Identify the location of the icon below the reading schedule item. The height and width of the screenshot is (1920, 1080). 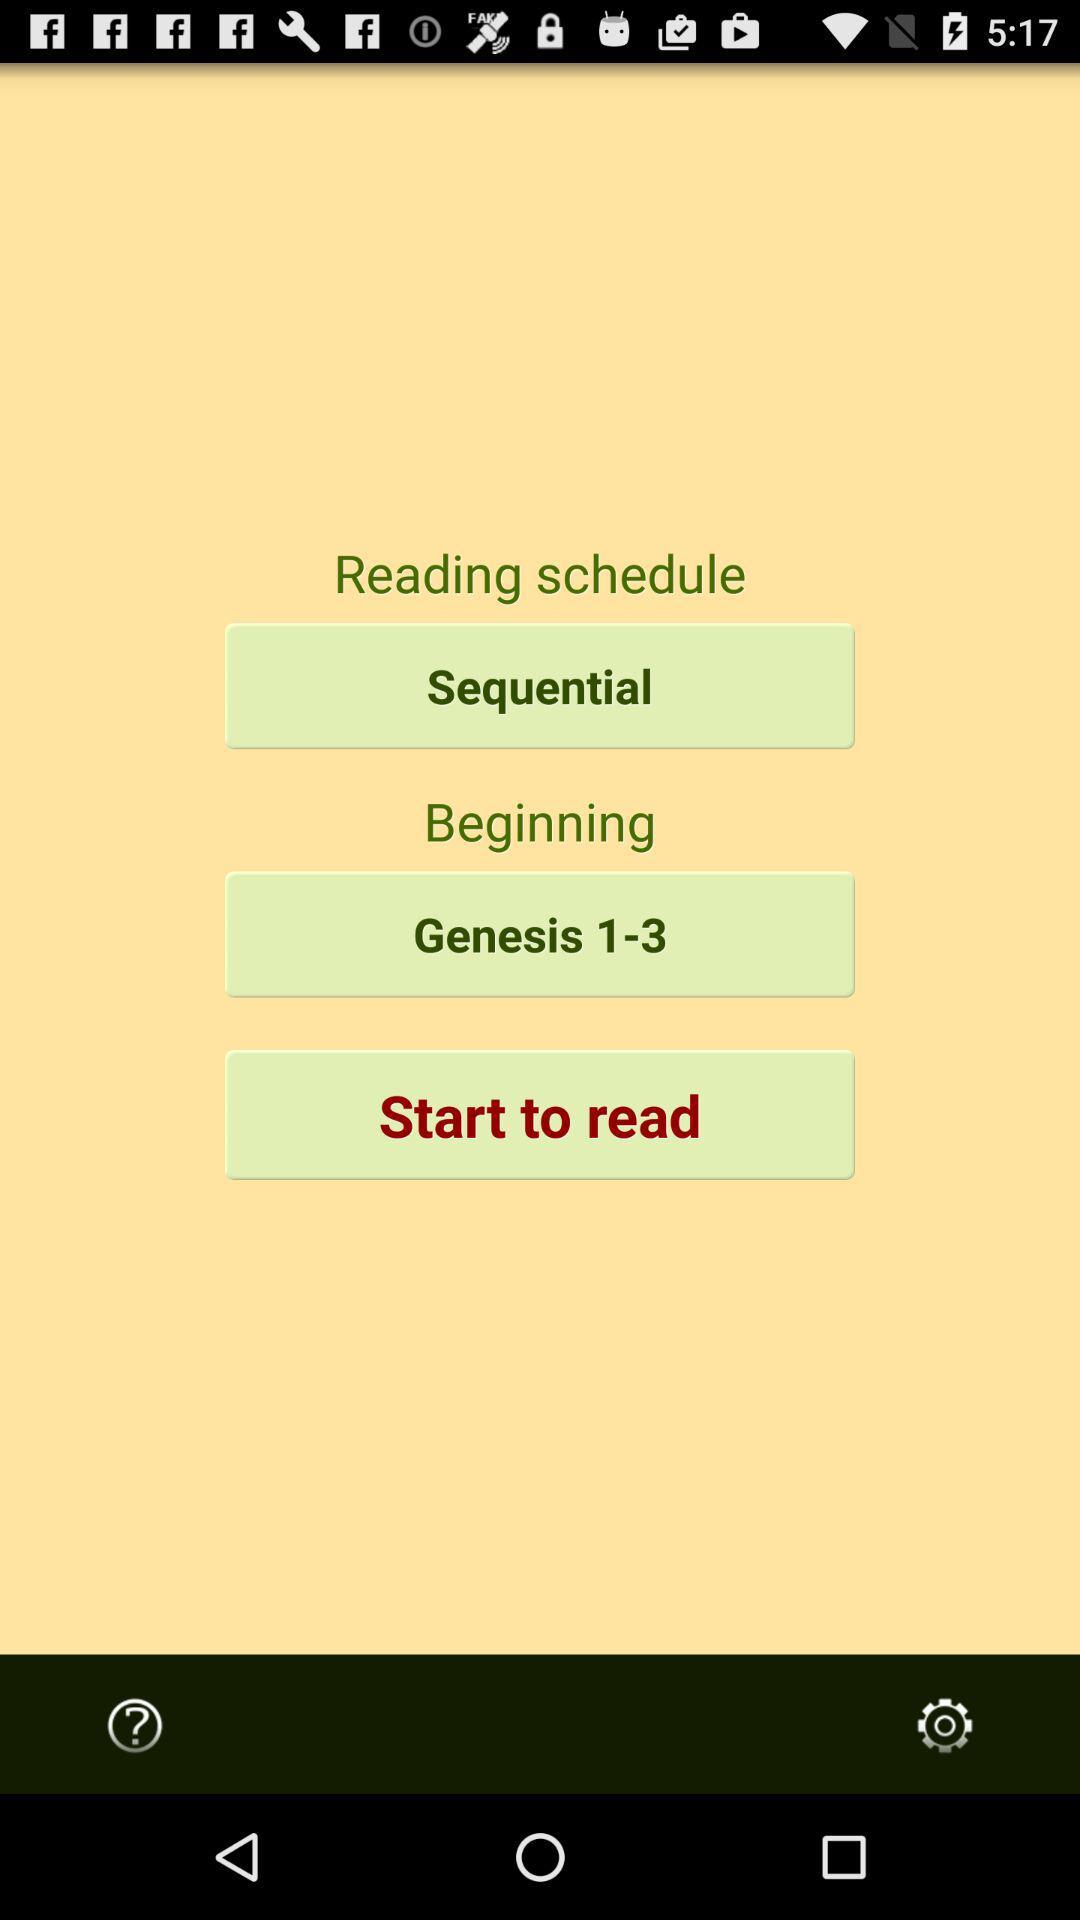
(540, 686).